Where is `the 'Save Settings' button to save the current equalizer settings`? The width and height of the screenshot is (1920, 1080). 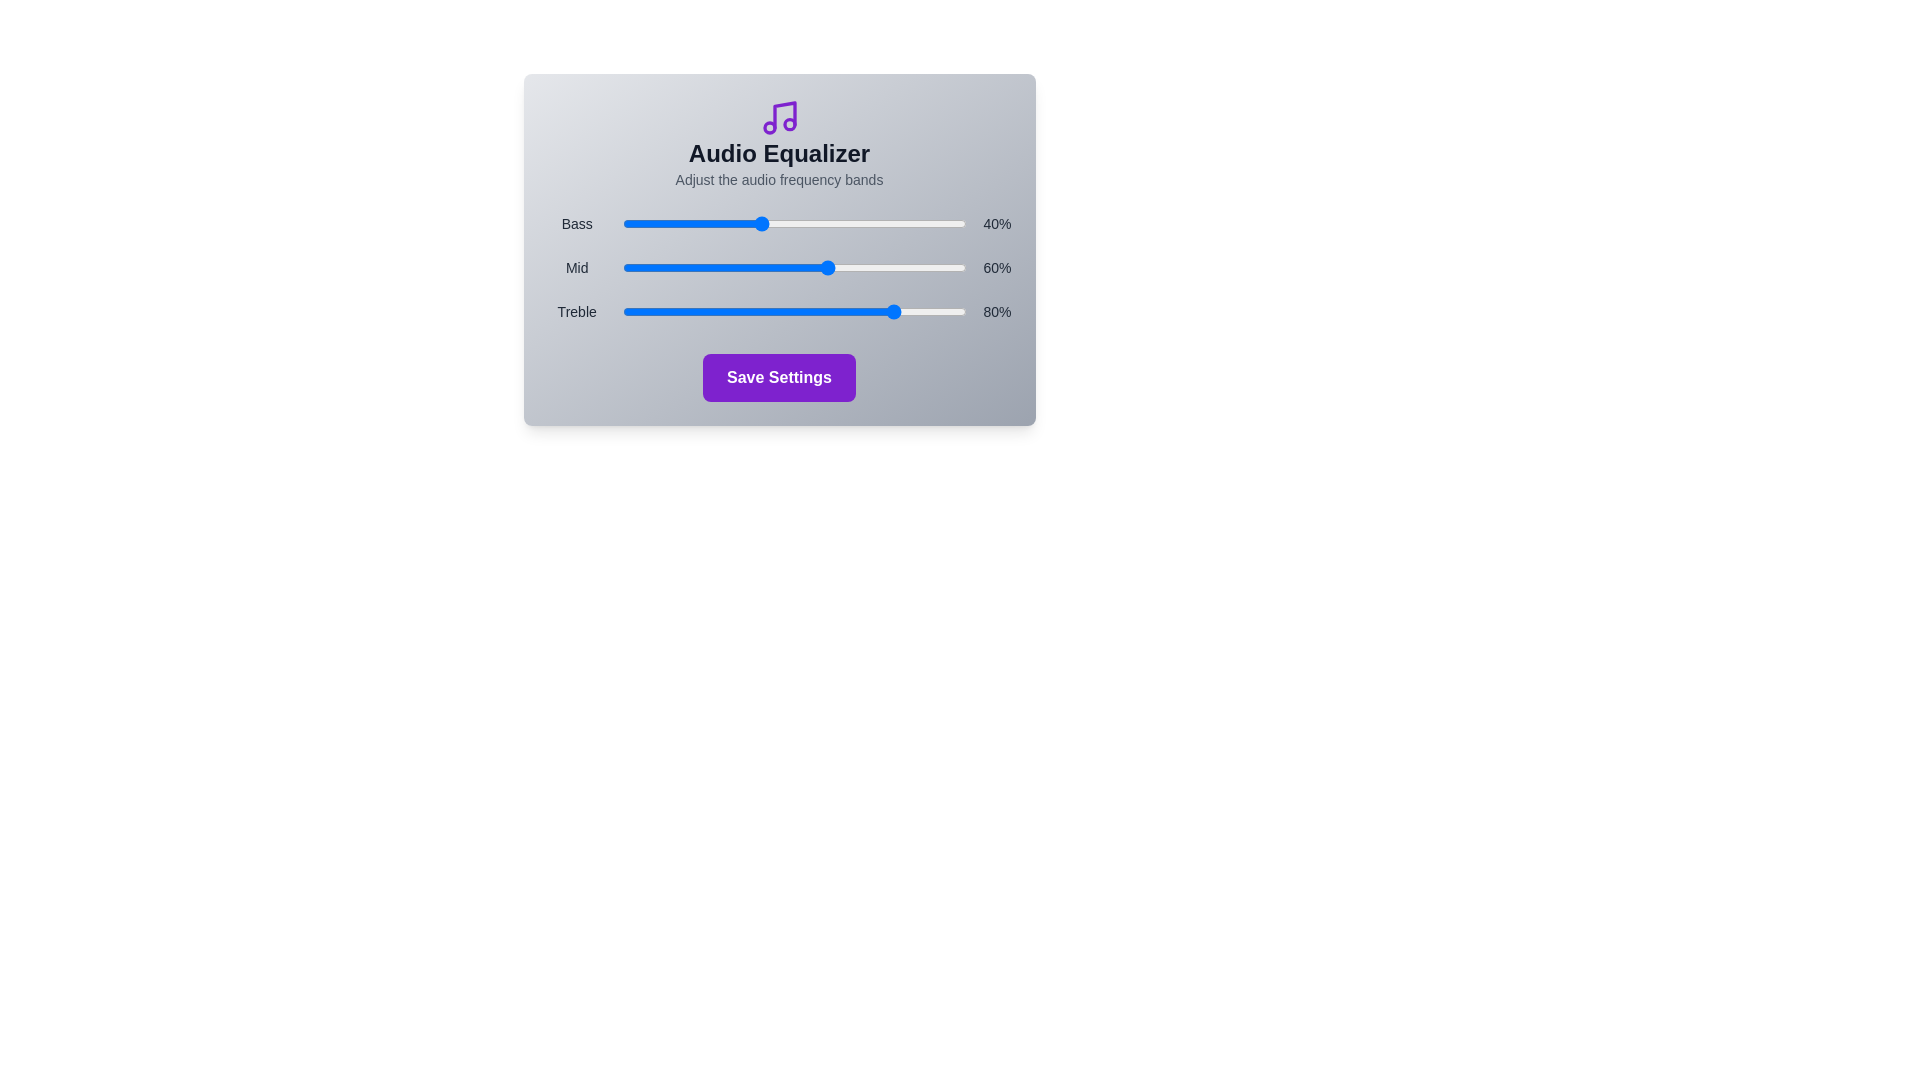 the 'Save Settings' button to save the current equalizer settings is located at coordinates (778, 378).